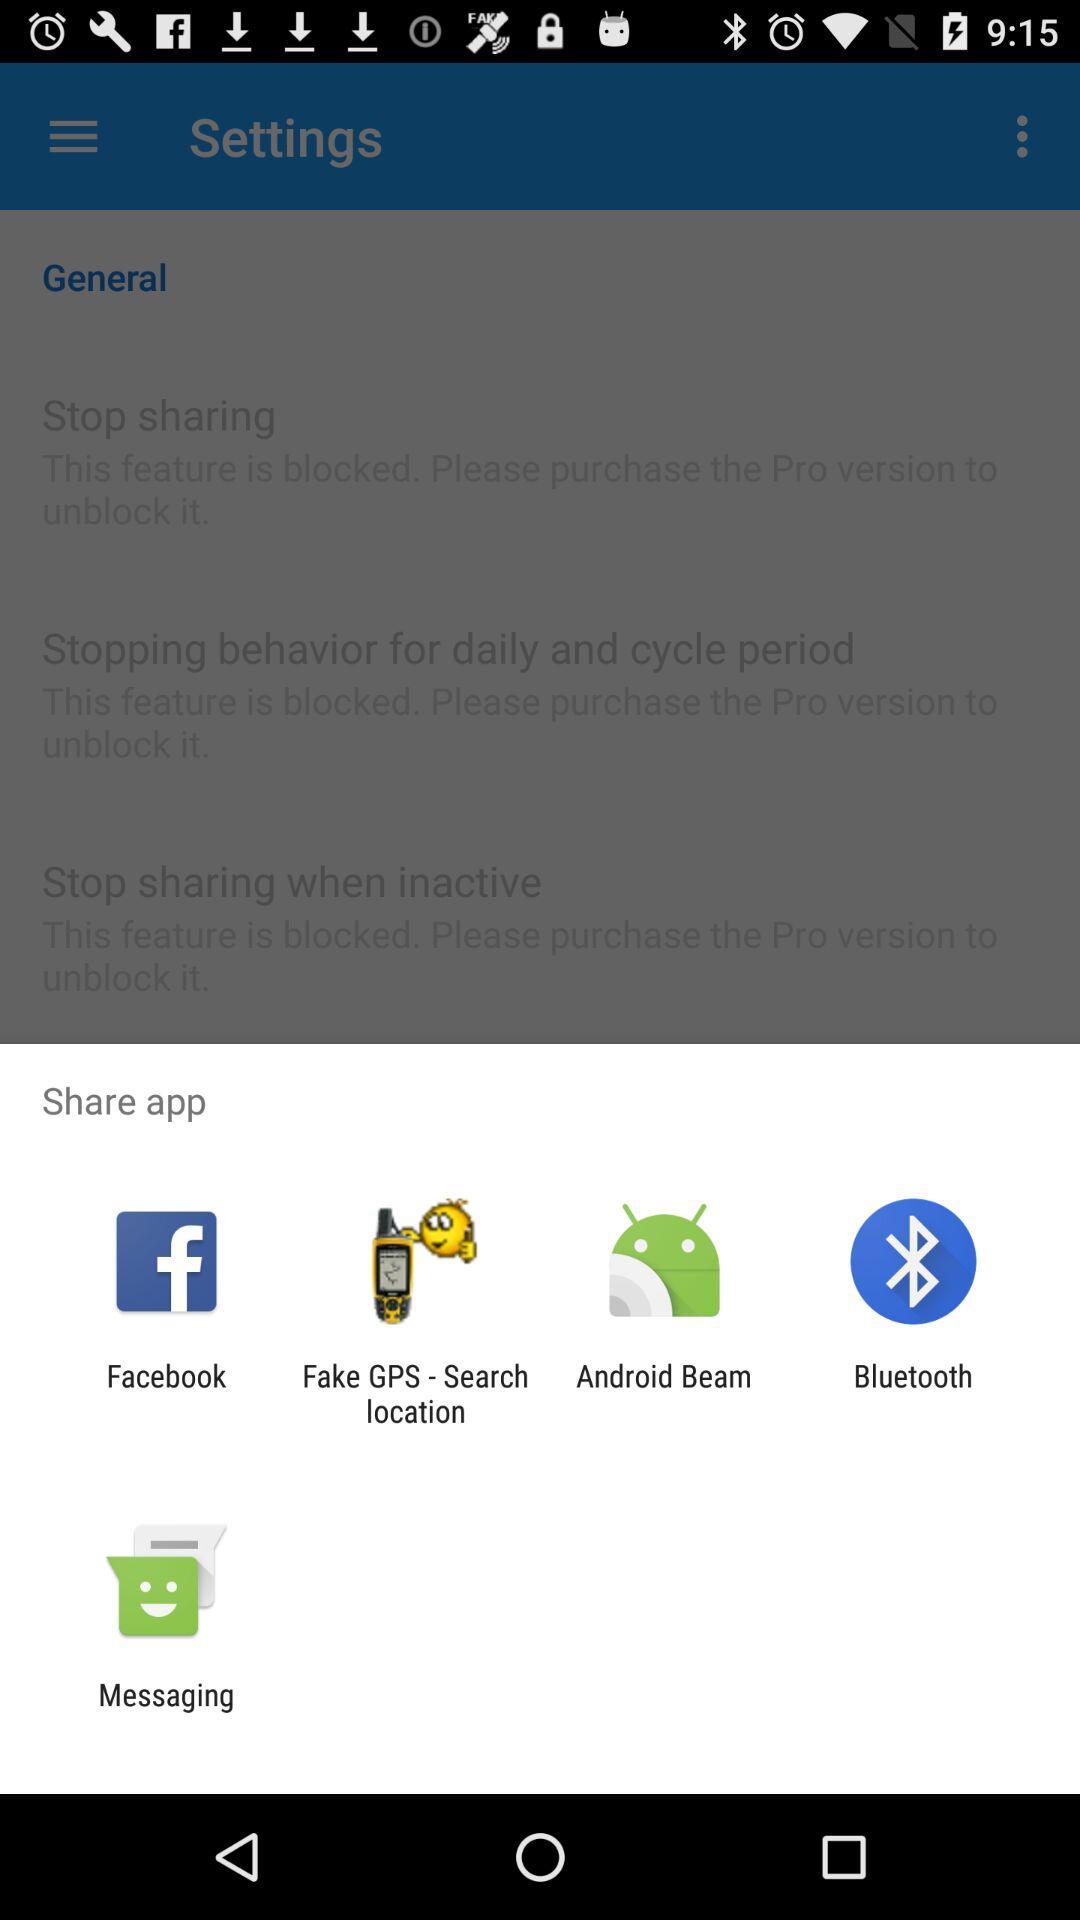  What do you see at coordinates (664, 1392) in the screenshot?
I see `item next to the fake gps search app` at bounding box center [664, 1392].